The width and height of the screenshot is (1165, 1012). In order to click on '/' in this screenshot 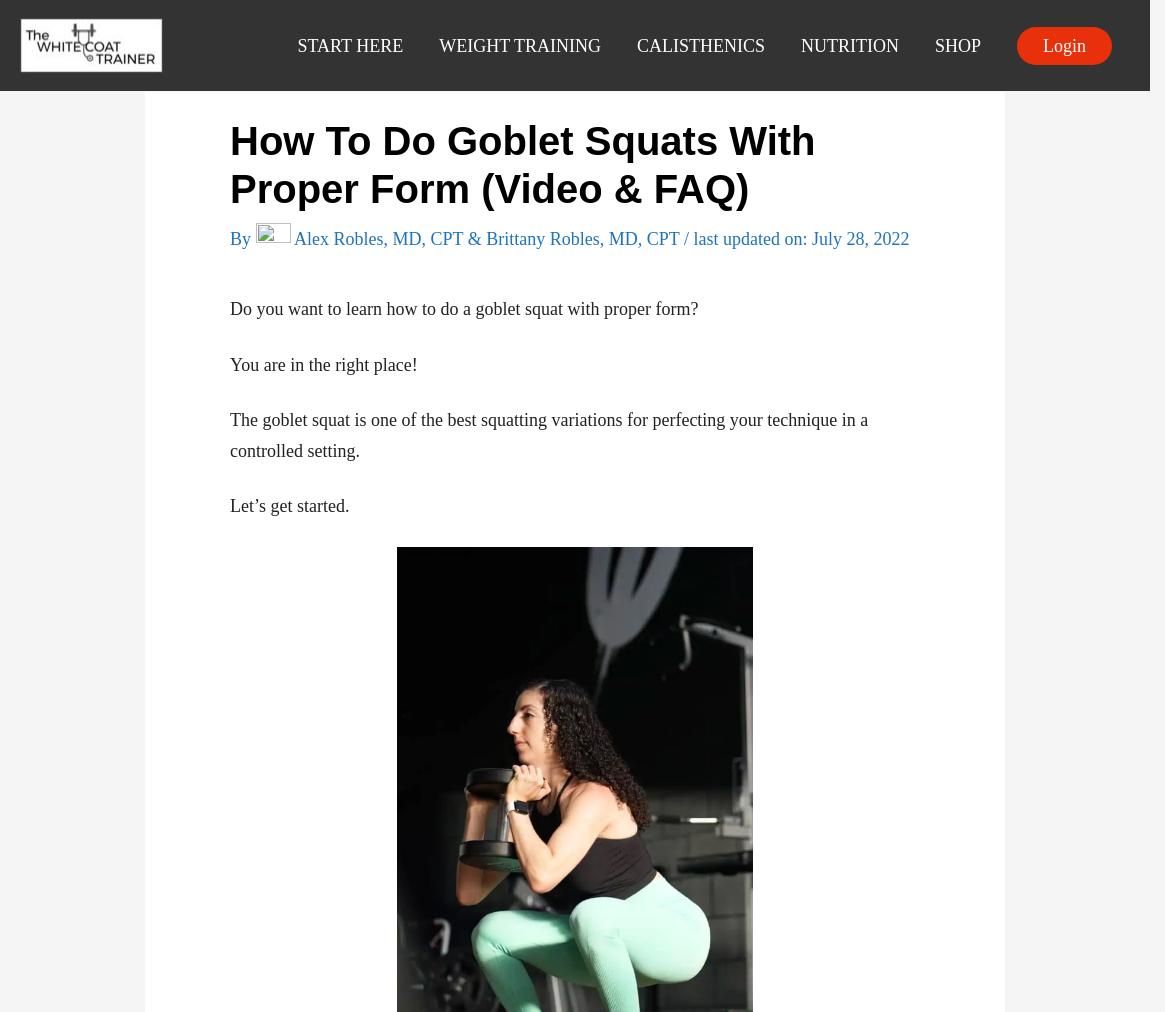, I will do `click(683, 238)`.